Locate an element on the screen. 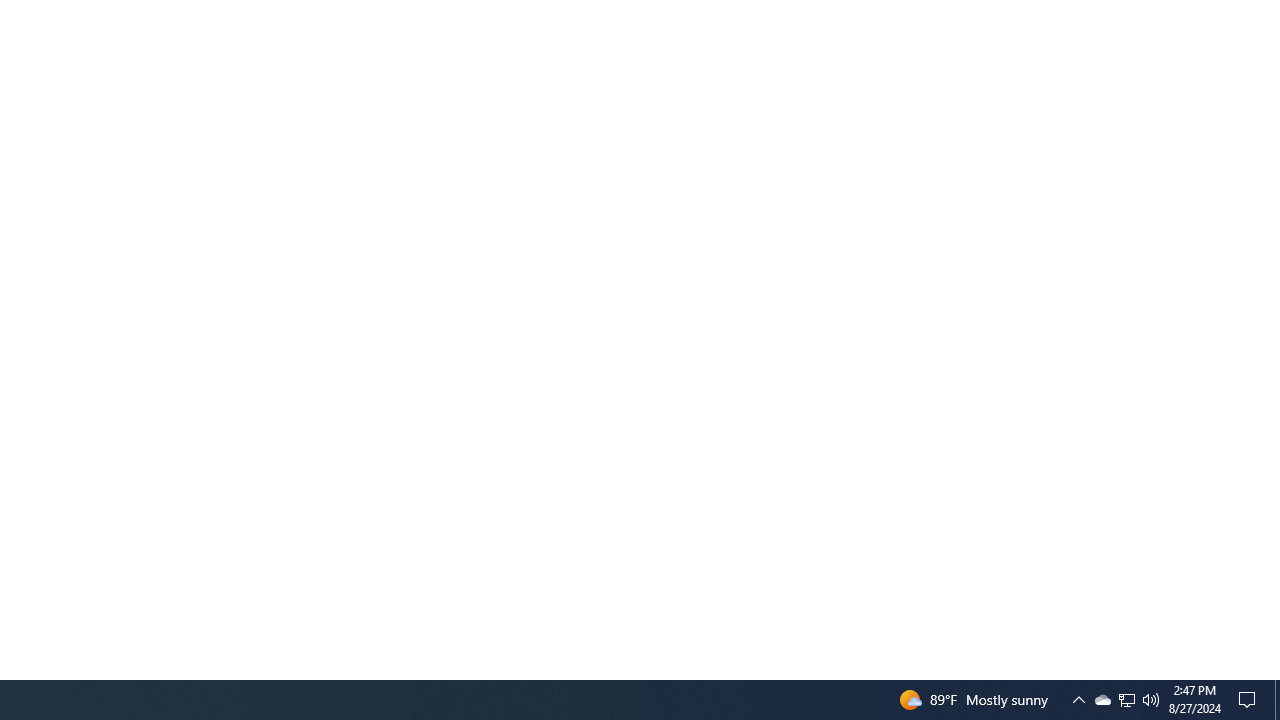 The width and height of the screenshot is (1280, 720). 'Notification Chevron' is located at coordinates (1127, 698).